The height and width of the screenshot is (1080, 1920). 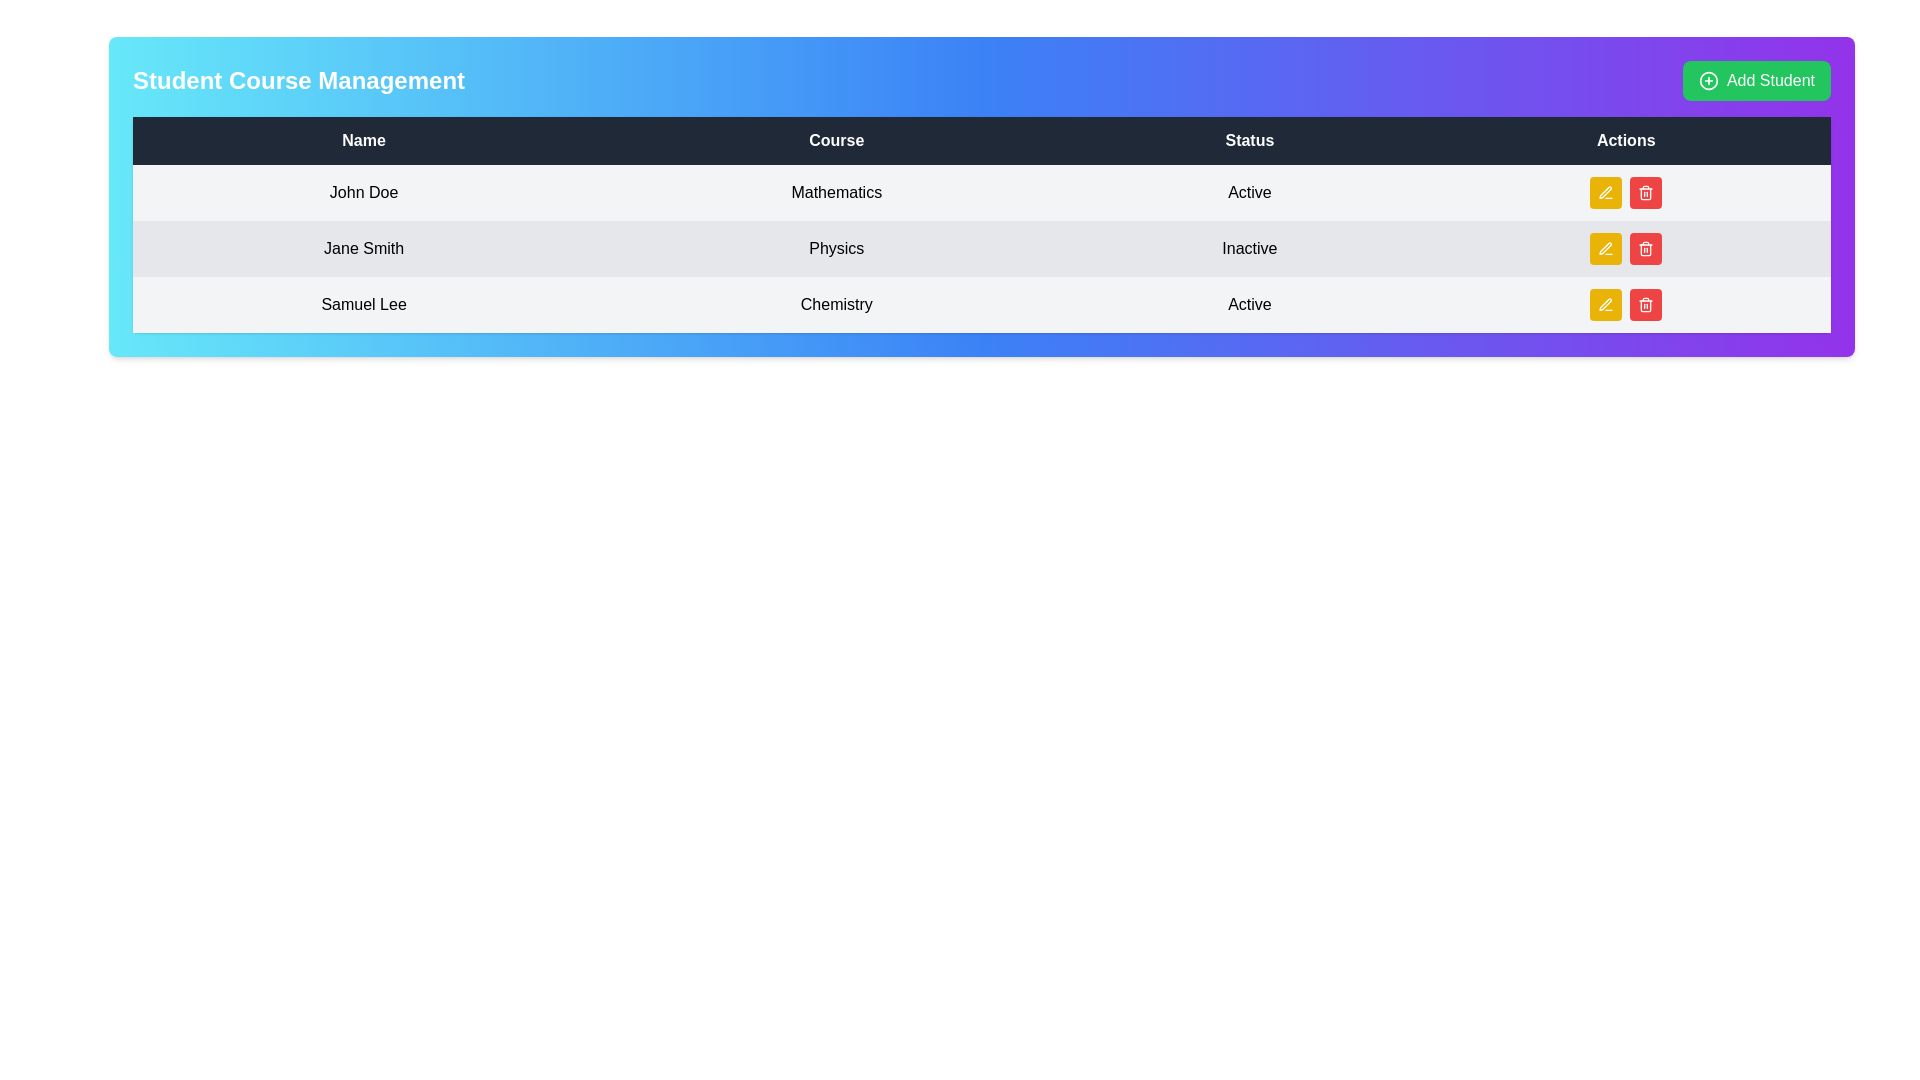 What do you see at coordinates (364, 140) in the screenshot?
I see `the text label 'Name', which is styled with white text on a dark background, located at the top-left of a tabulated interface as the first column header` at bounding box center [364, 140].